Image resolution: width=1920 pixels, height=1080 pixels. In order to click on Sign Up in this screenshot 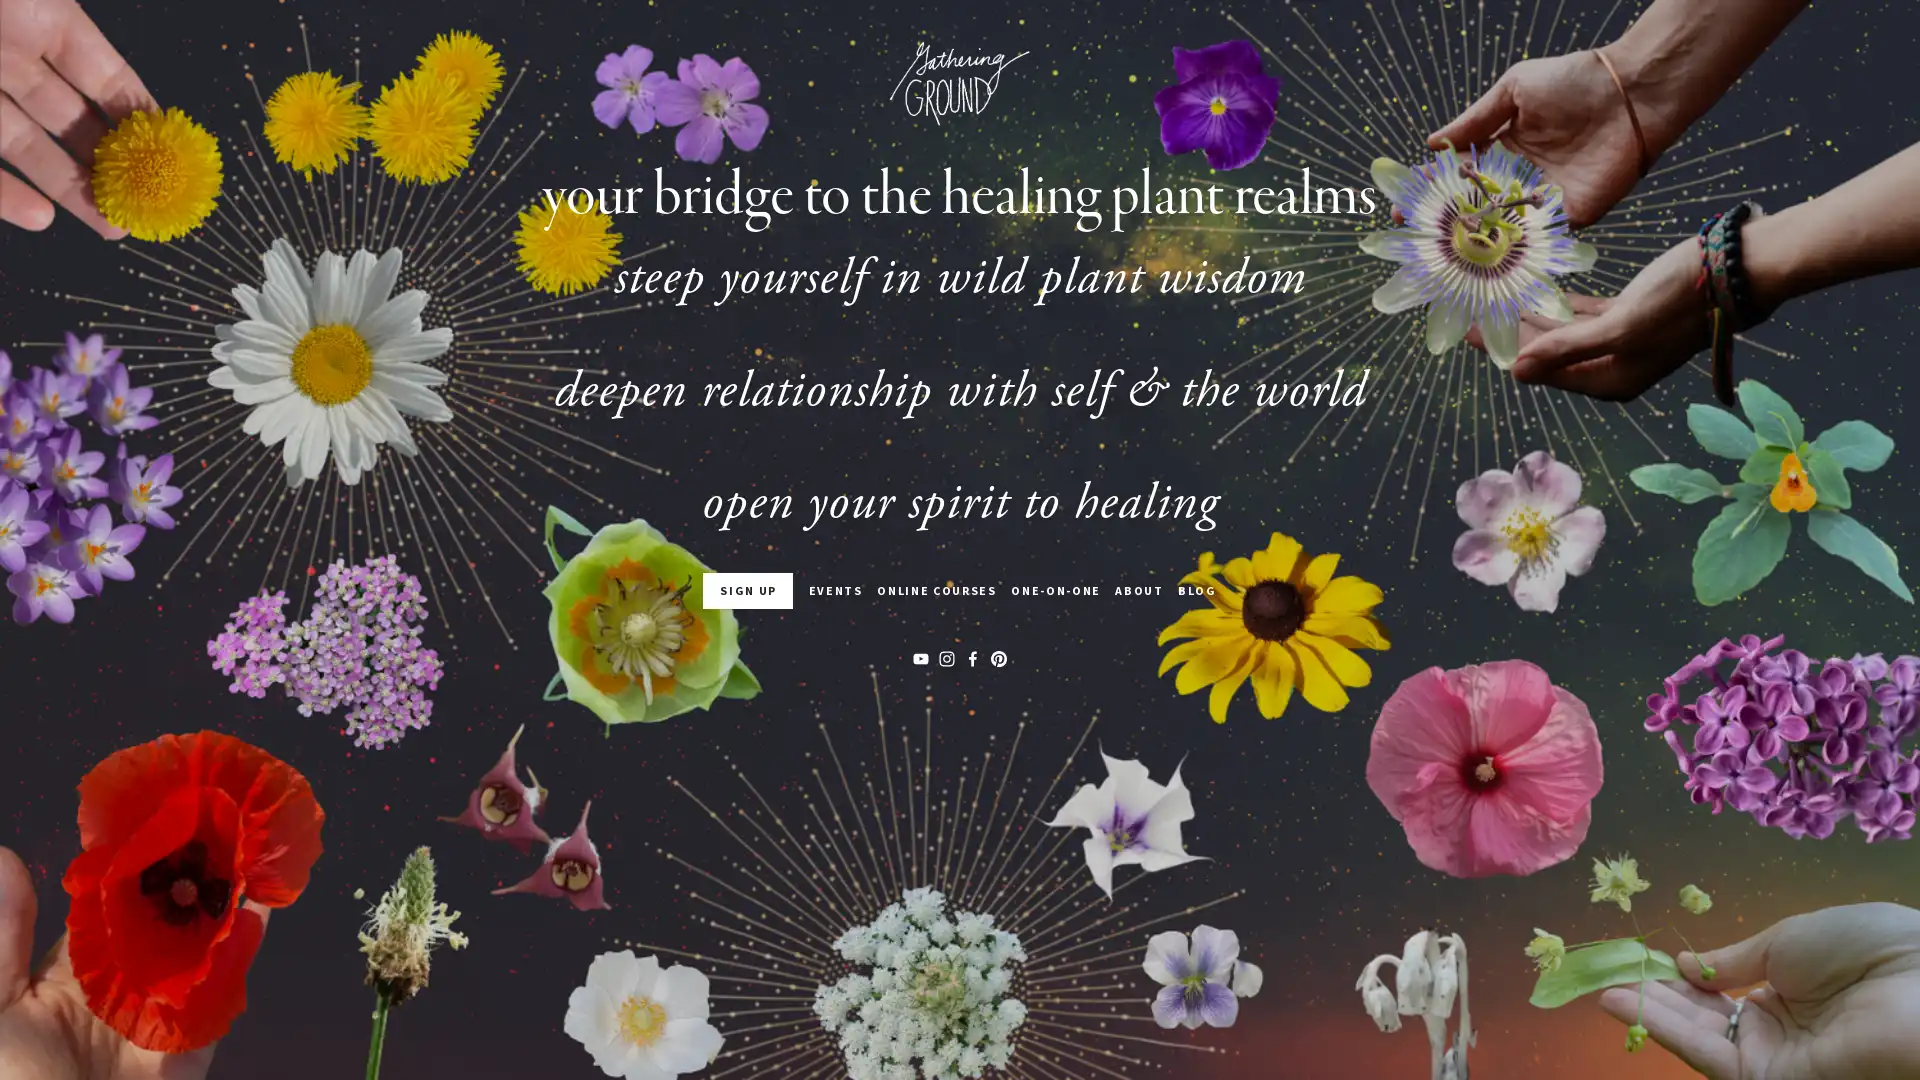, I will do `click(1089, 770)`.